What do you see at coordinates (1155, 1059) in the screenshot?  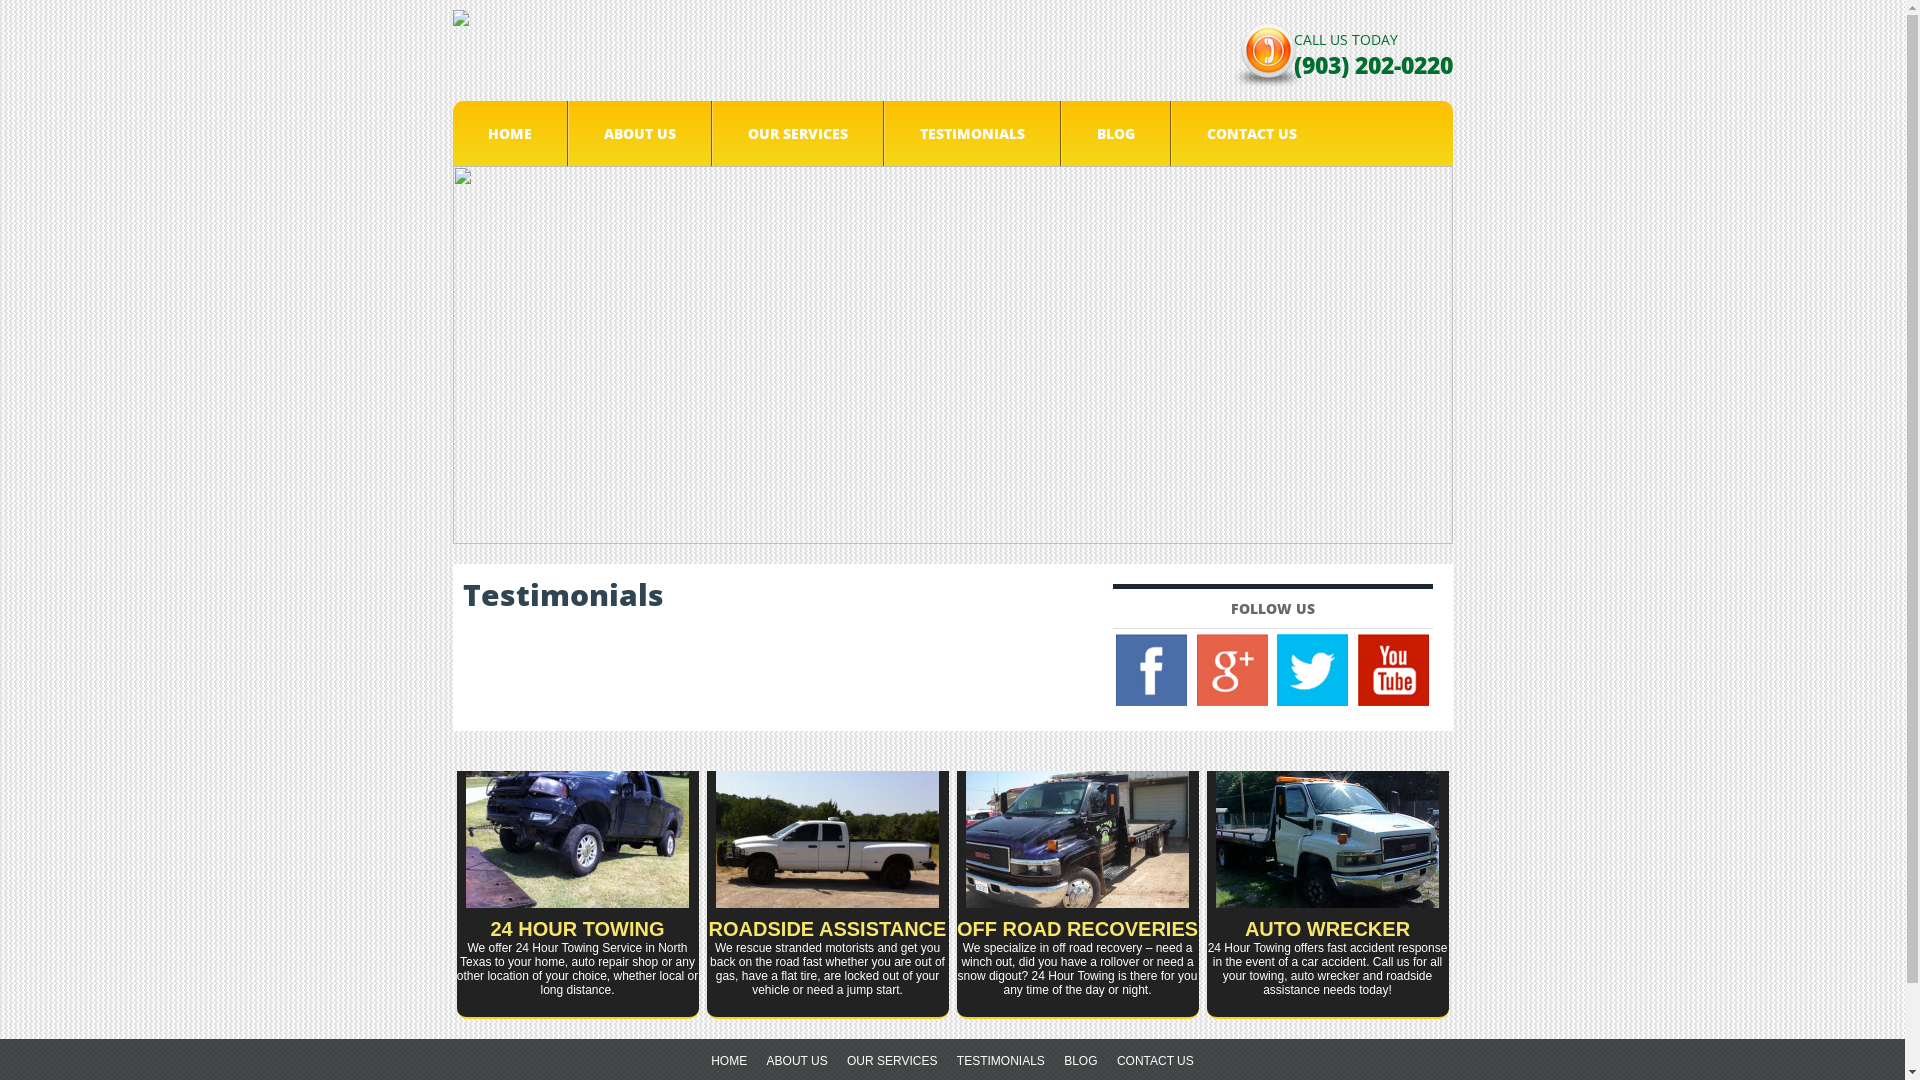 I see `'CONTACT US'` at bounding box center [1155, 1059].